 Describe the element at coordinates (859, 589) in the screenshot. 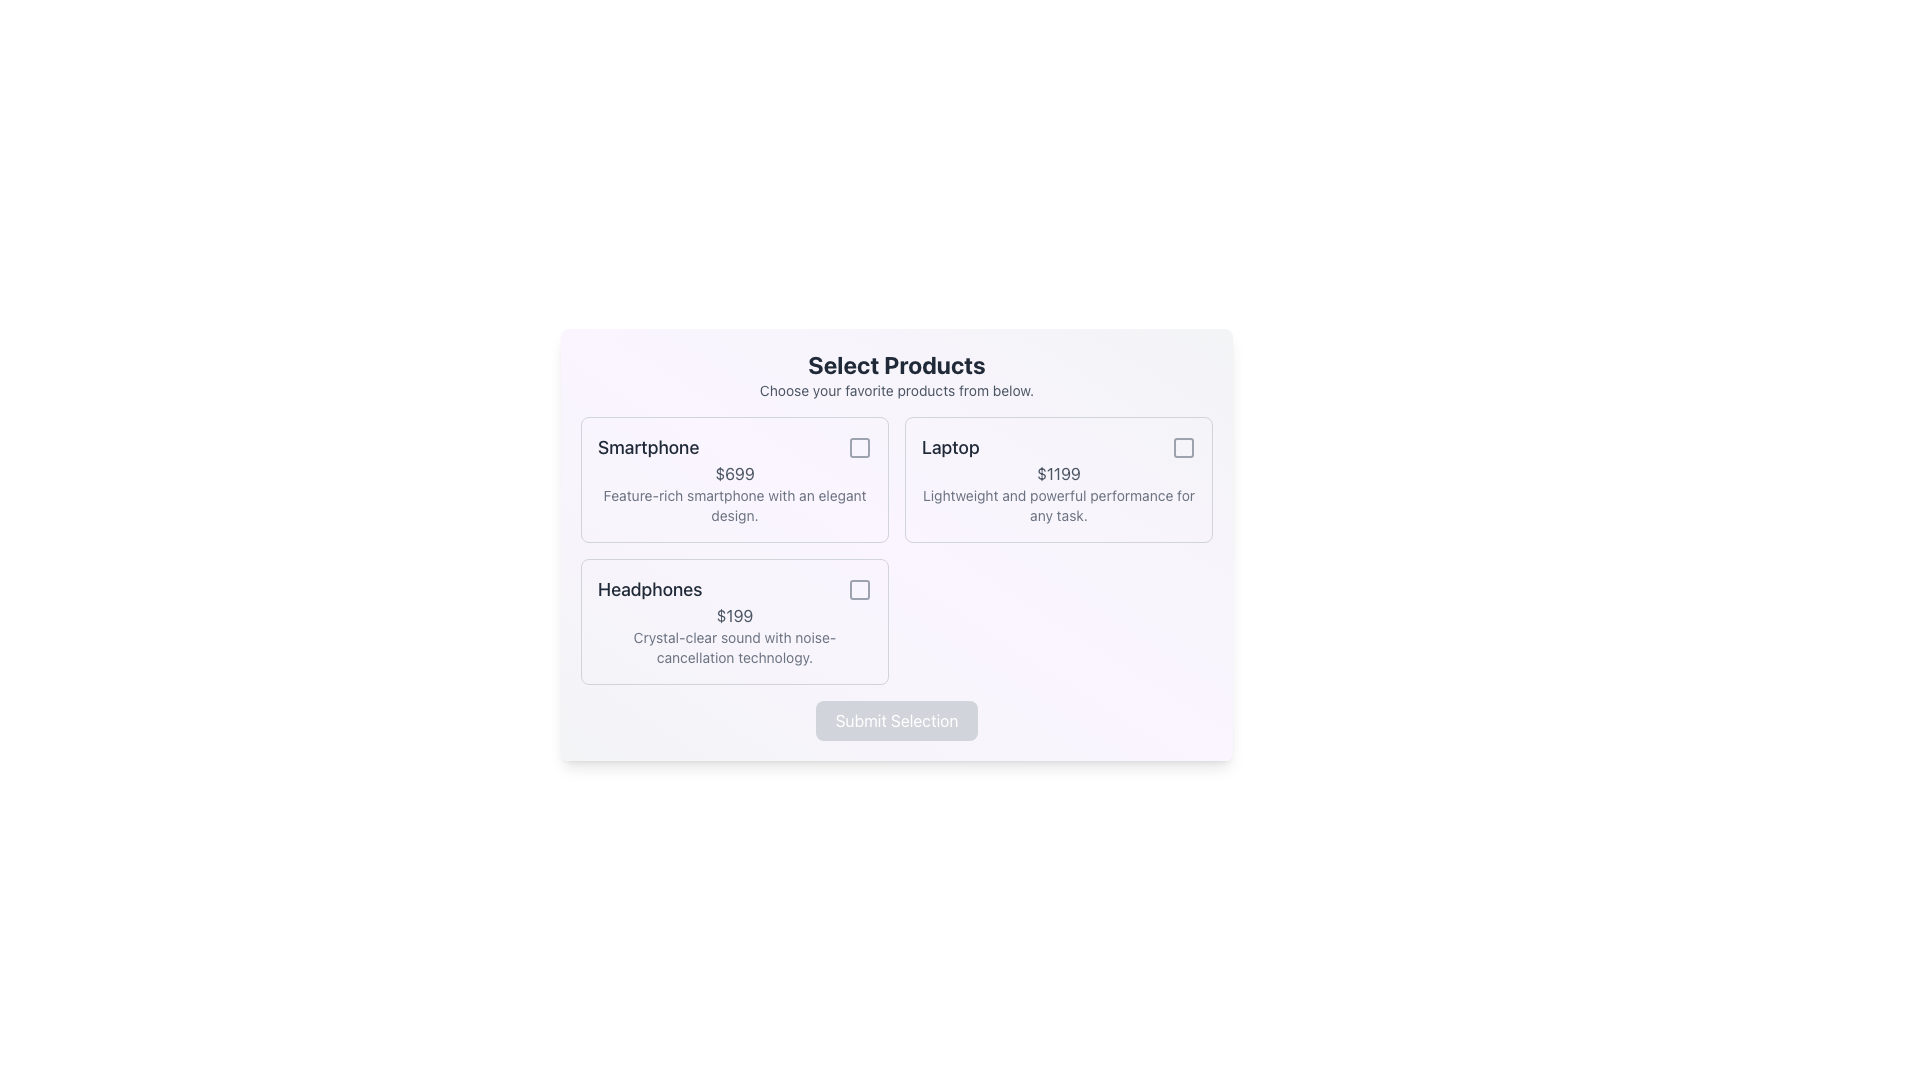

I see `the appearance of the SVG shape within the 'Headphones' product tile, located to the far right of the selection box, adjacent to the price and feature description text` at that location.